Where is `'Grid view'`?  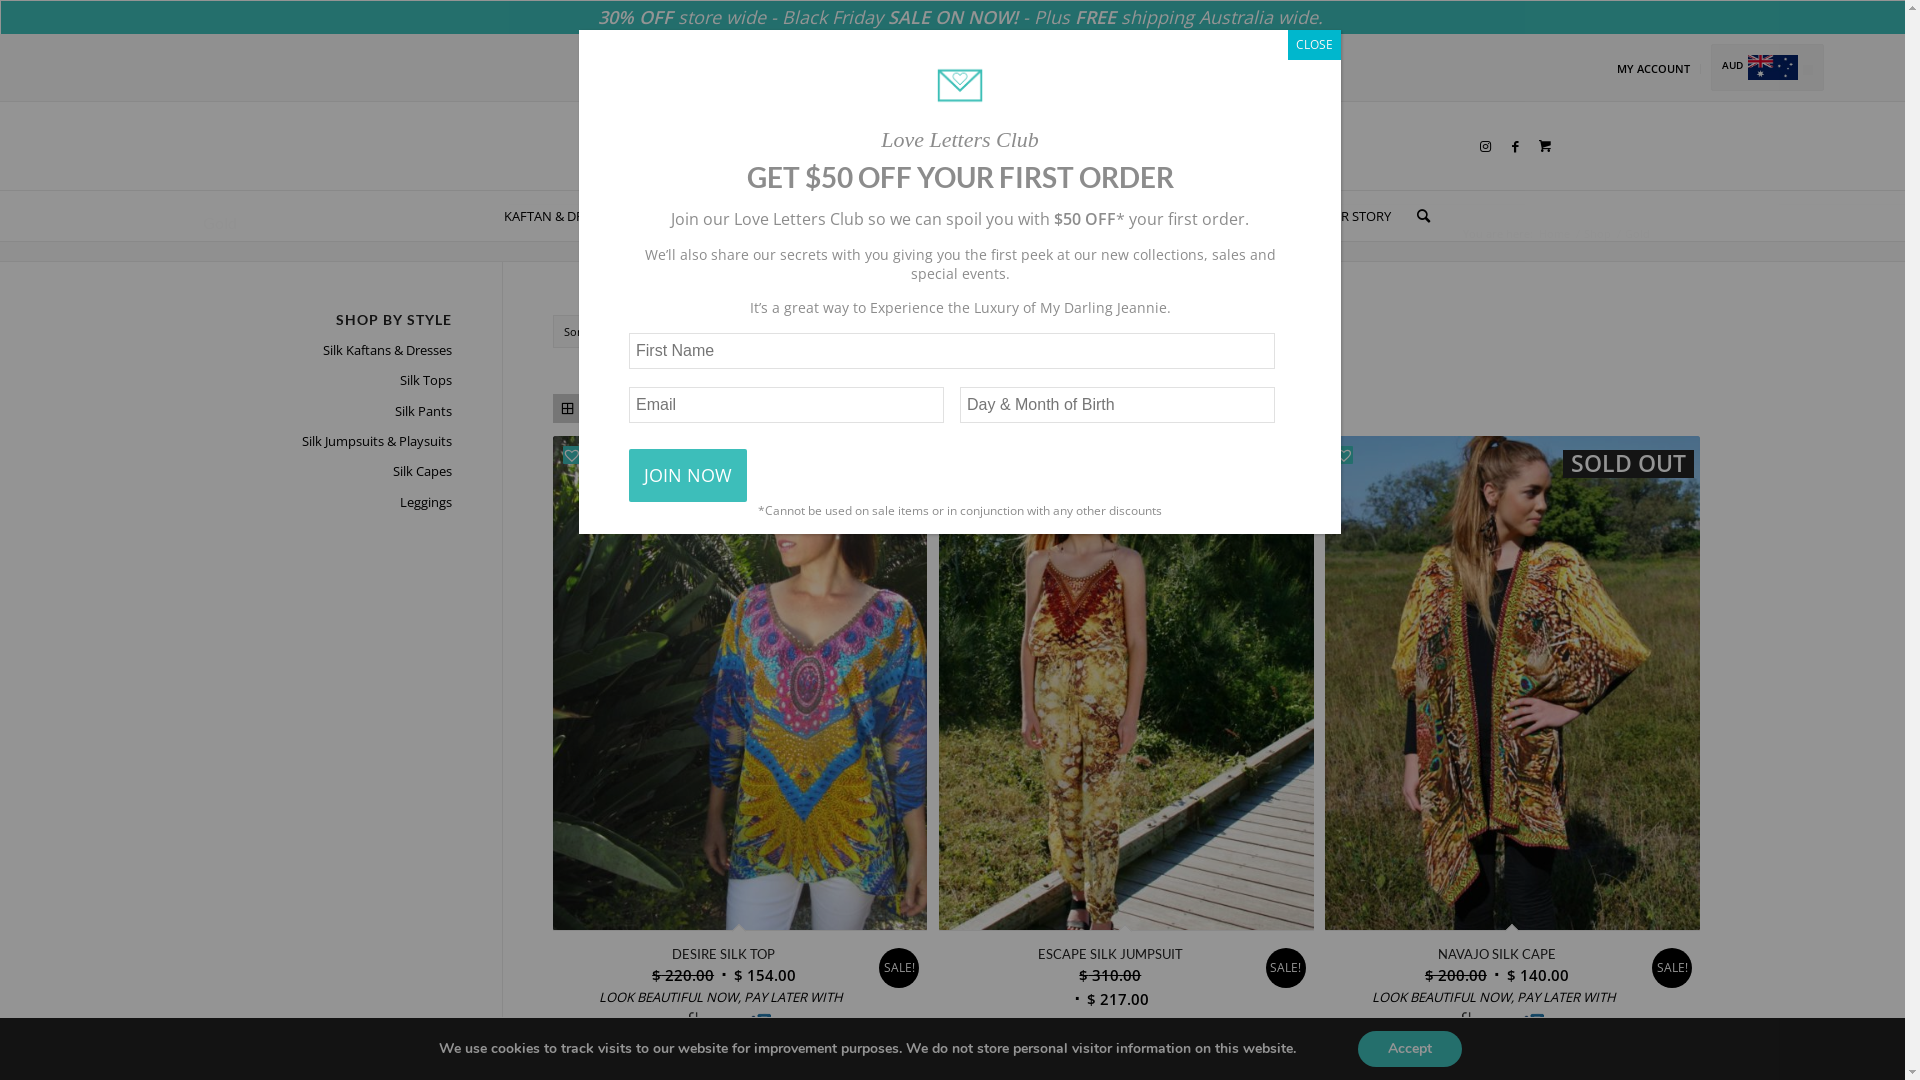 'Grid view' is located at coordinates (565, 407).